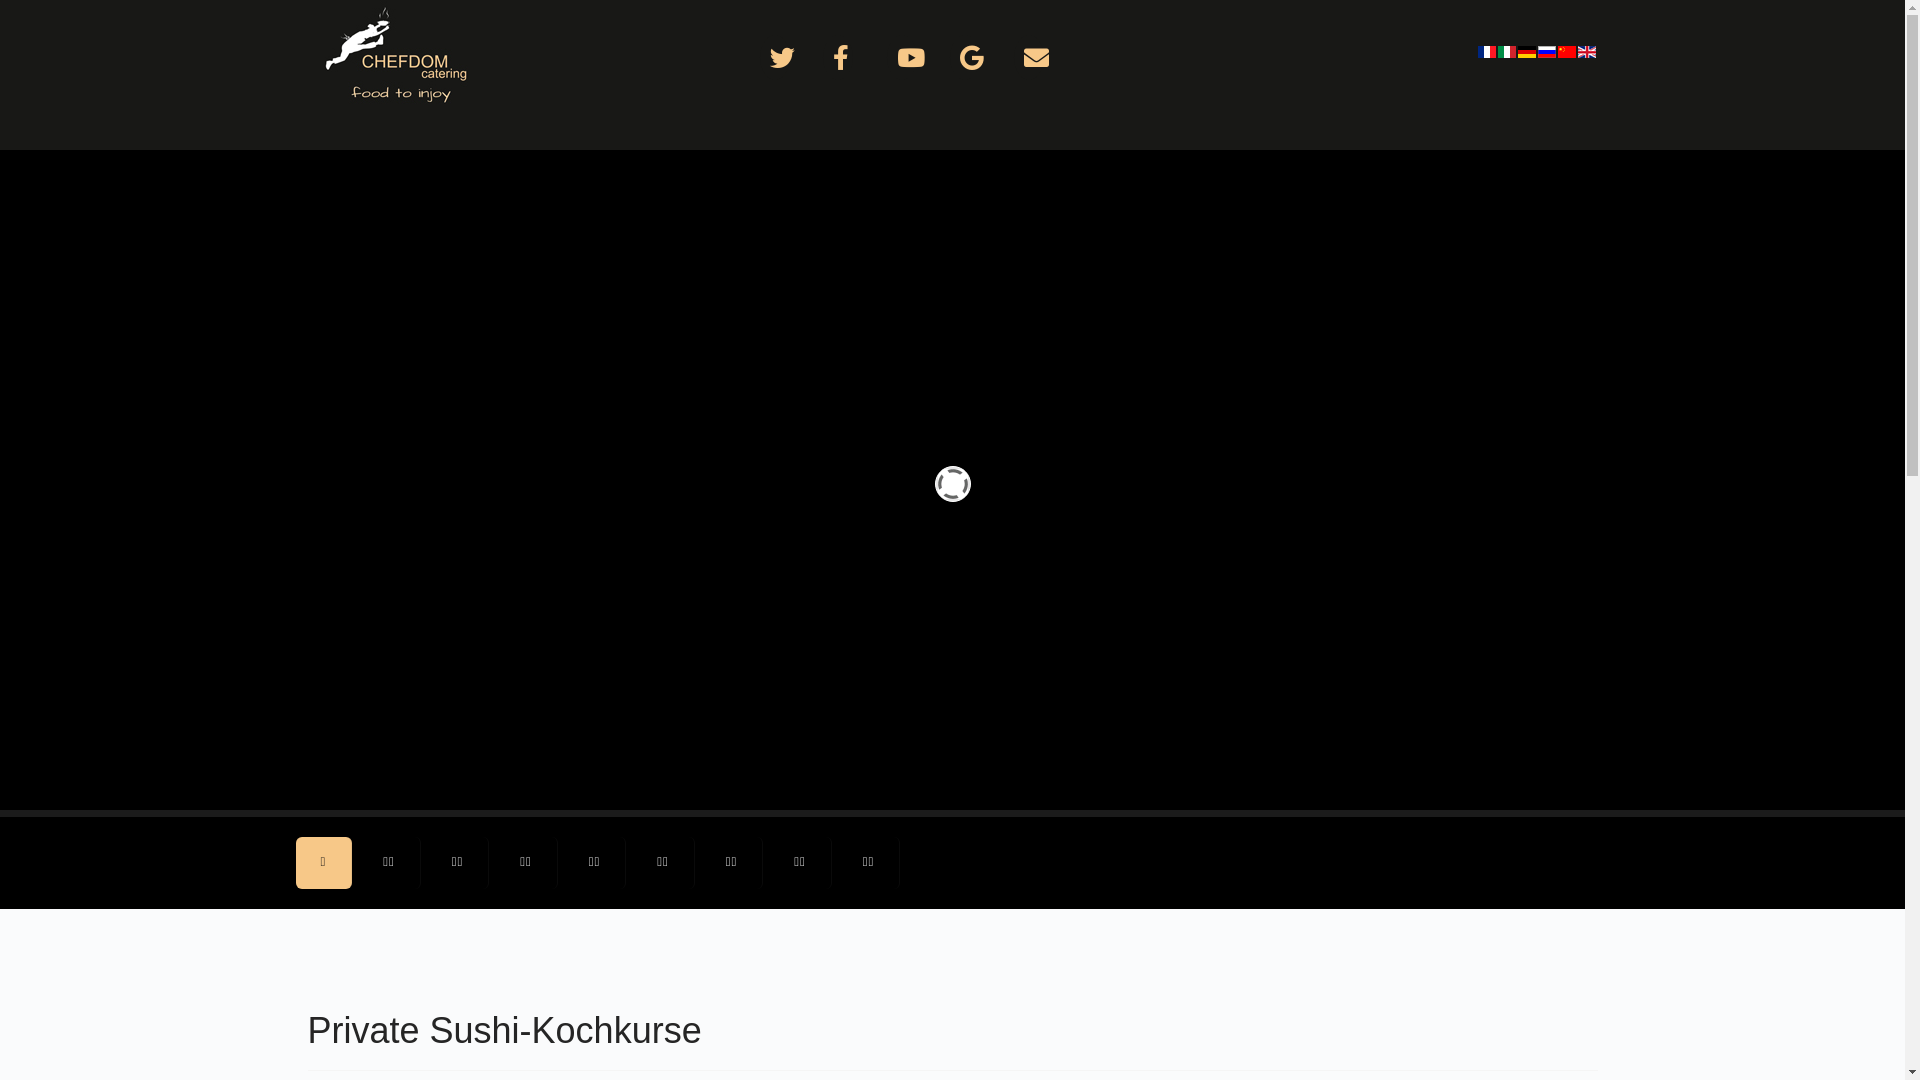 Image resolution: width=1920 pixels, height=1080 pixels. Describe the element at coordinates (1507, 50) in the screenshot. I see `'Italiano - Home'` at that location.